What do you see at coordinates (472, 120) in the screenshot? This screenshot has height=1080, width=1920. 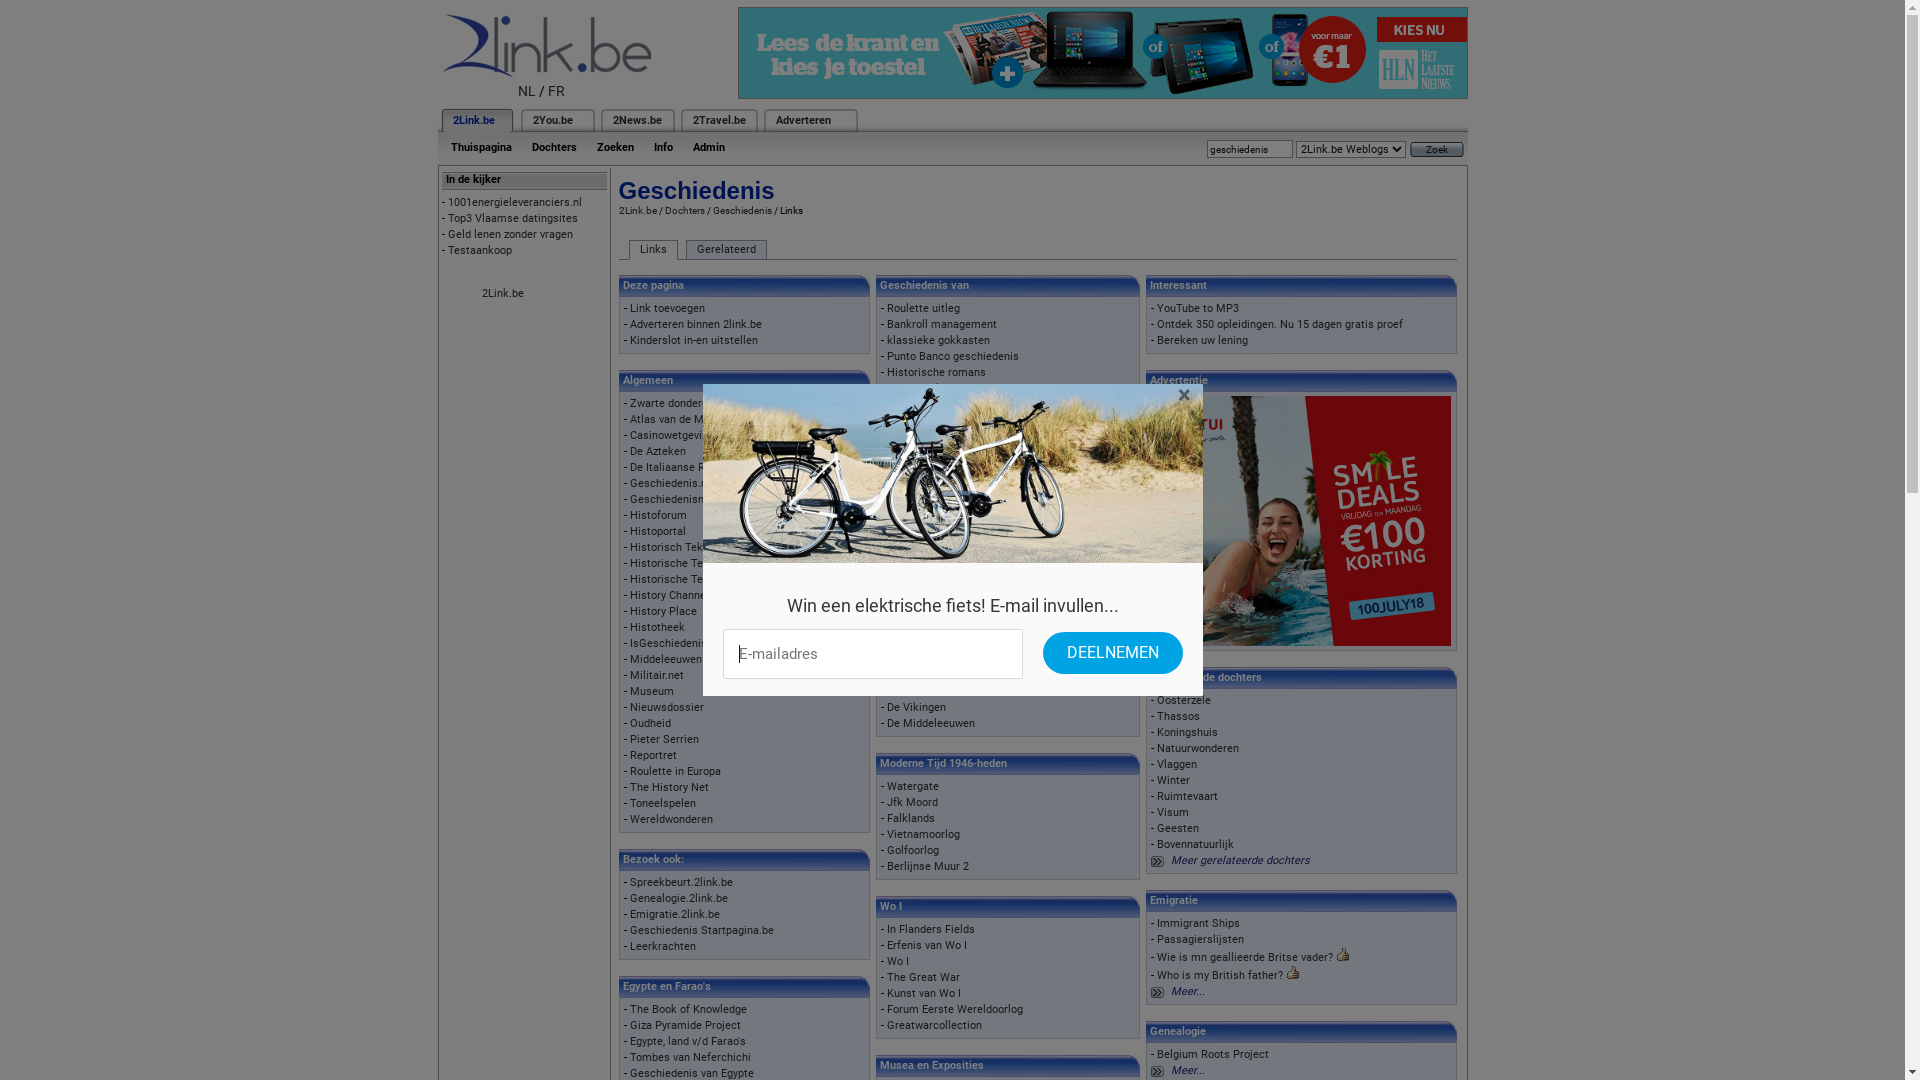 I see `'2Link.be'` at bounding box center [472, 120].